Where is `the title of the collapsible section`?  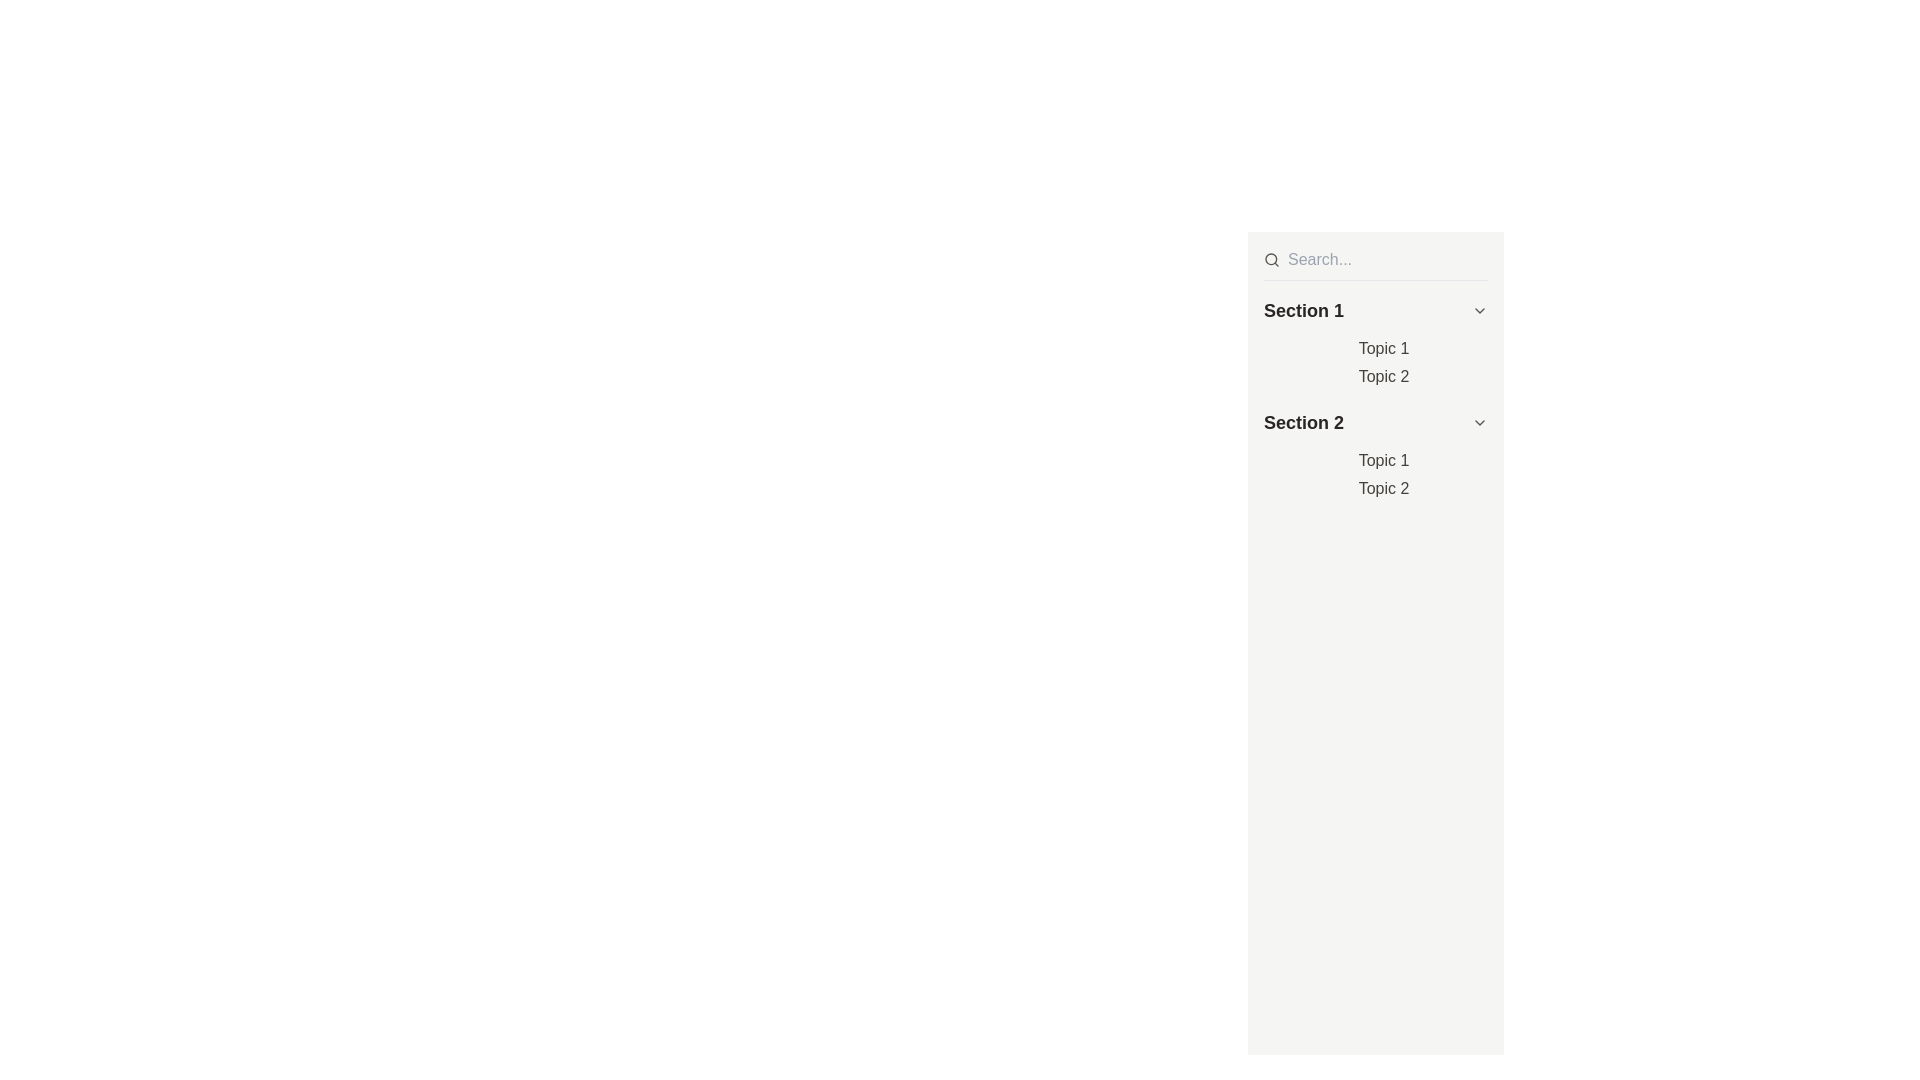 the title of the collapsible section is located at coordinates (1304, 311).